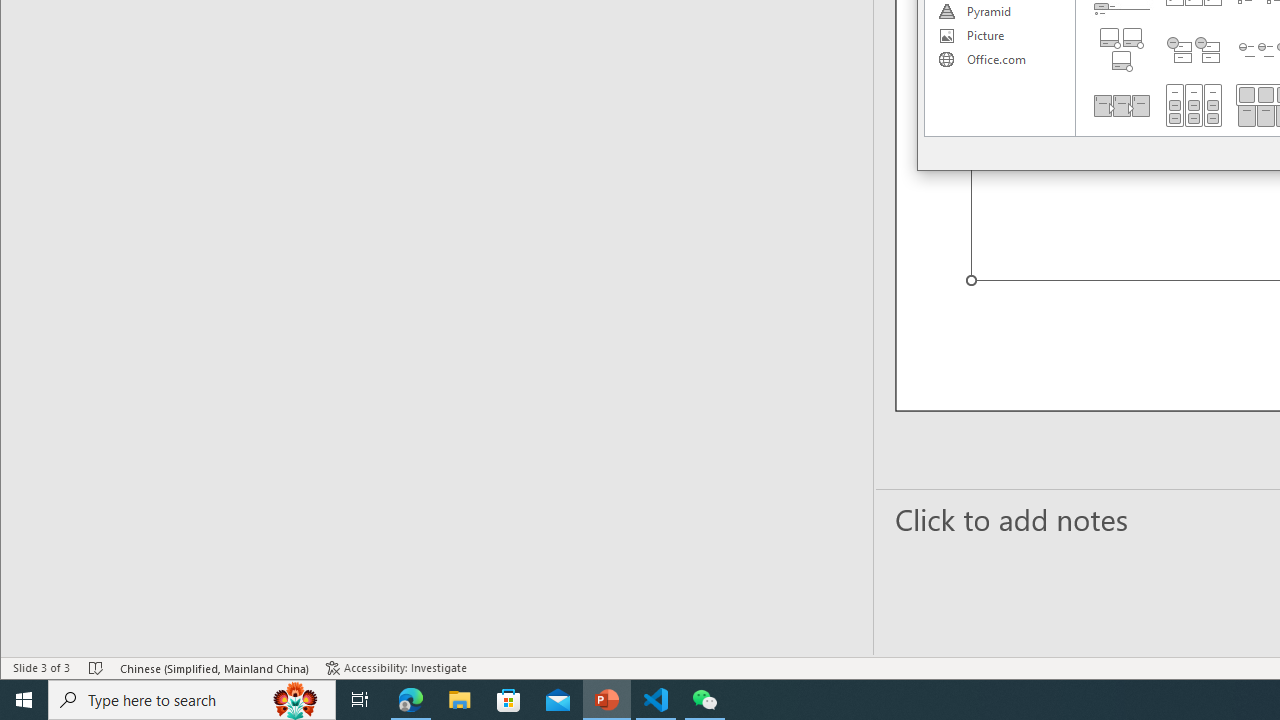  Describe the element at coordinates (410, 698) in the screenshot. I see `'Microsoft Edge - 1 running window'` at that location.